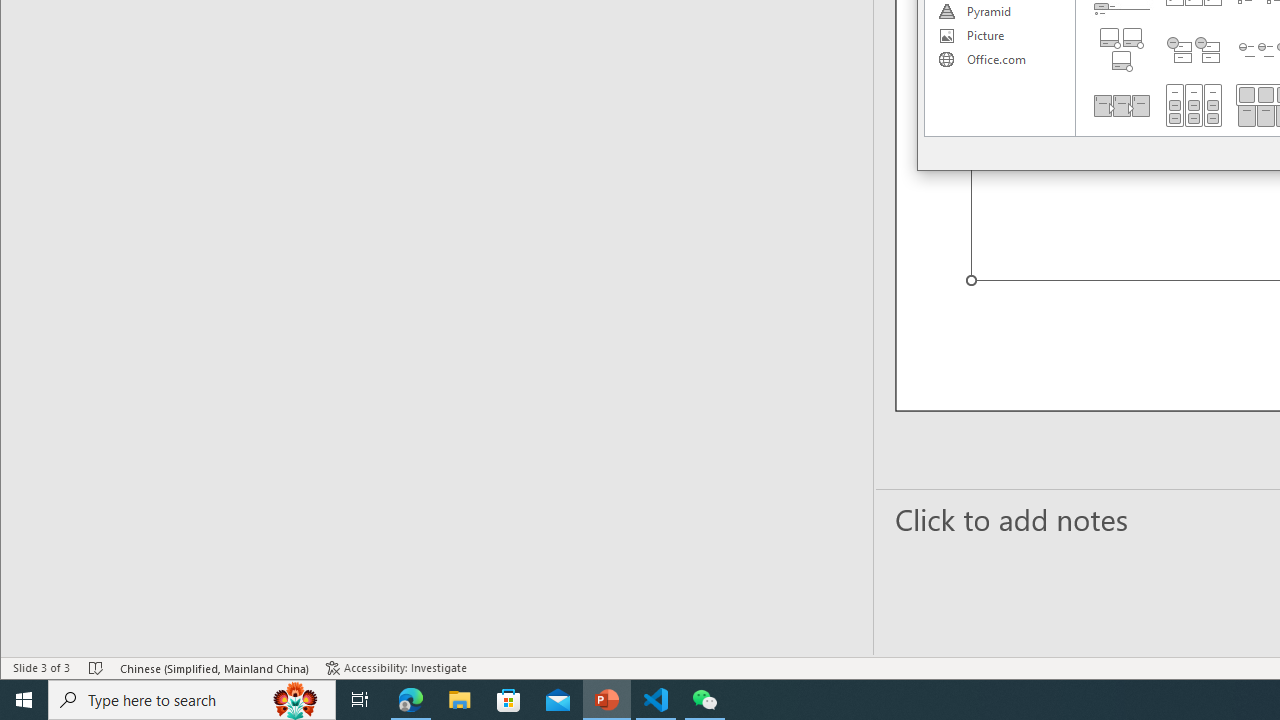  Describe the element at coordinates (410, 698) in the screenshot. I see `'Microsoft Edge - 1 running window'` at that location.